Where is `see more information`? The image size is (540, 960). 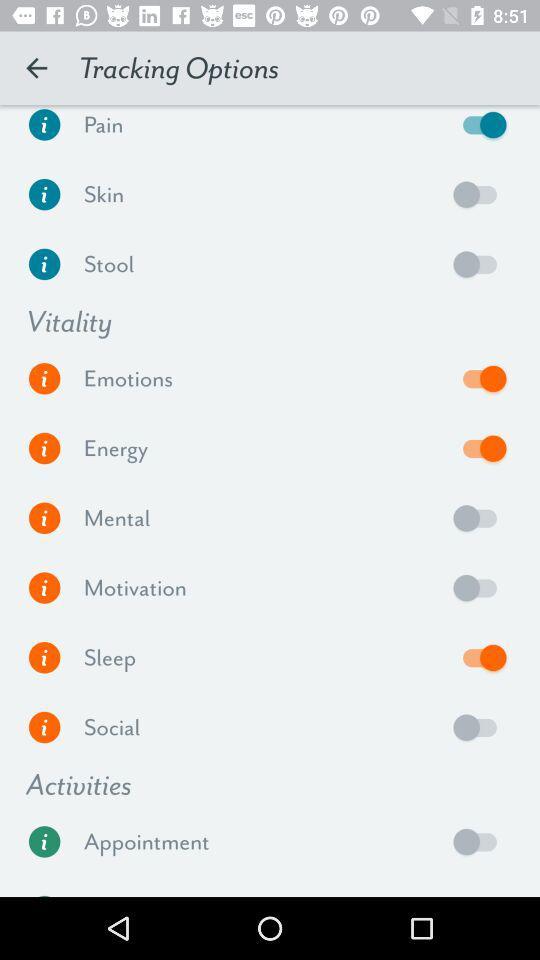 see more information is located at coordinates (44, 129).